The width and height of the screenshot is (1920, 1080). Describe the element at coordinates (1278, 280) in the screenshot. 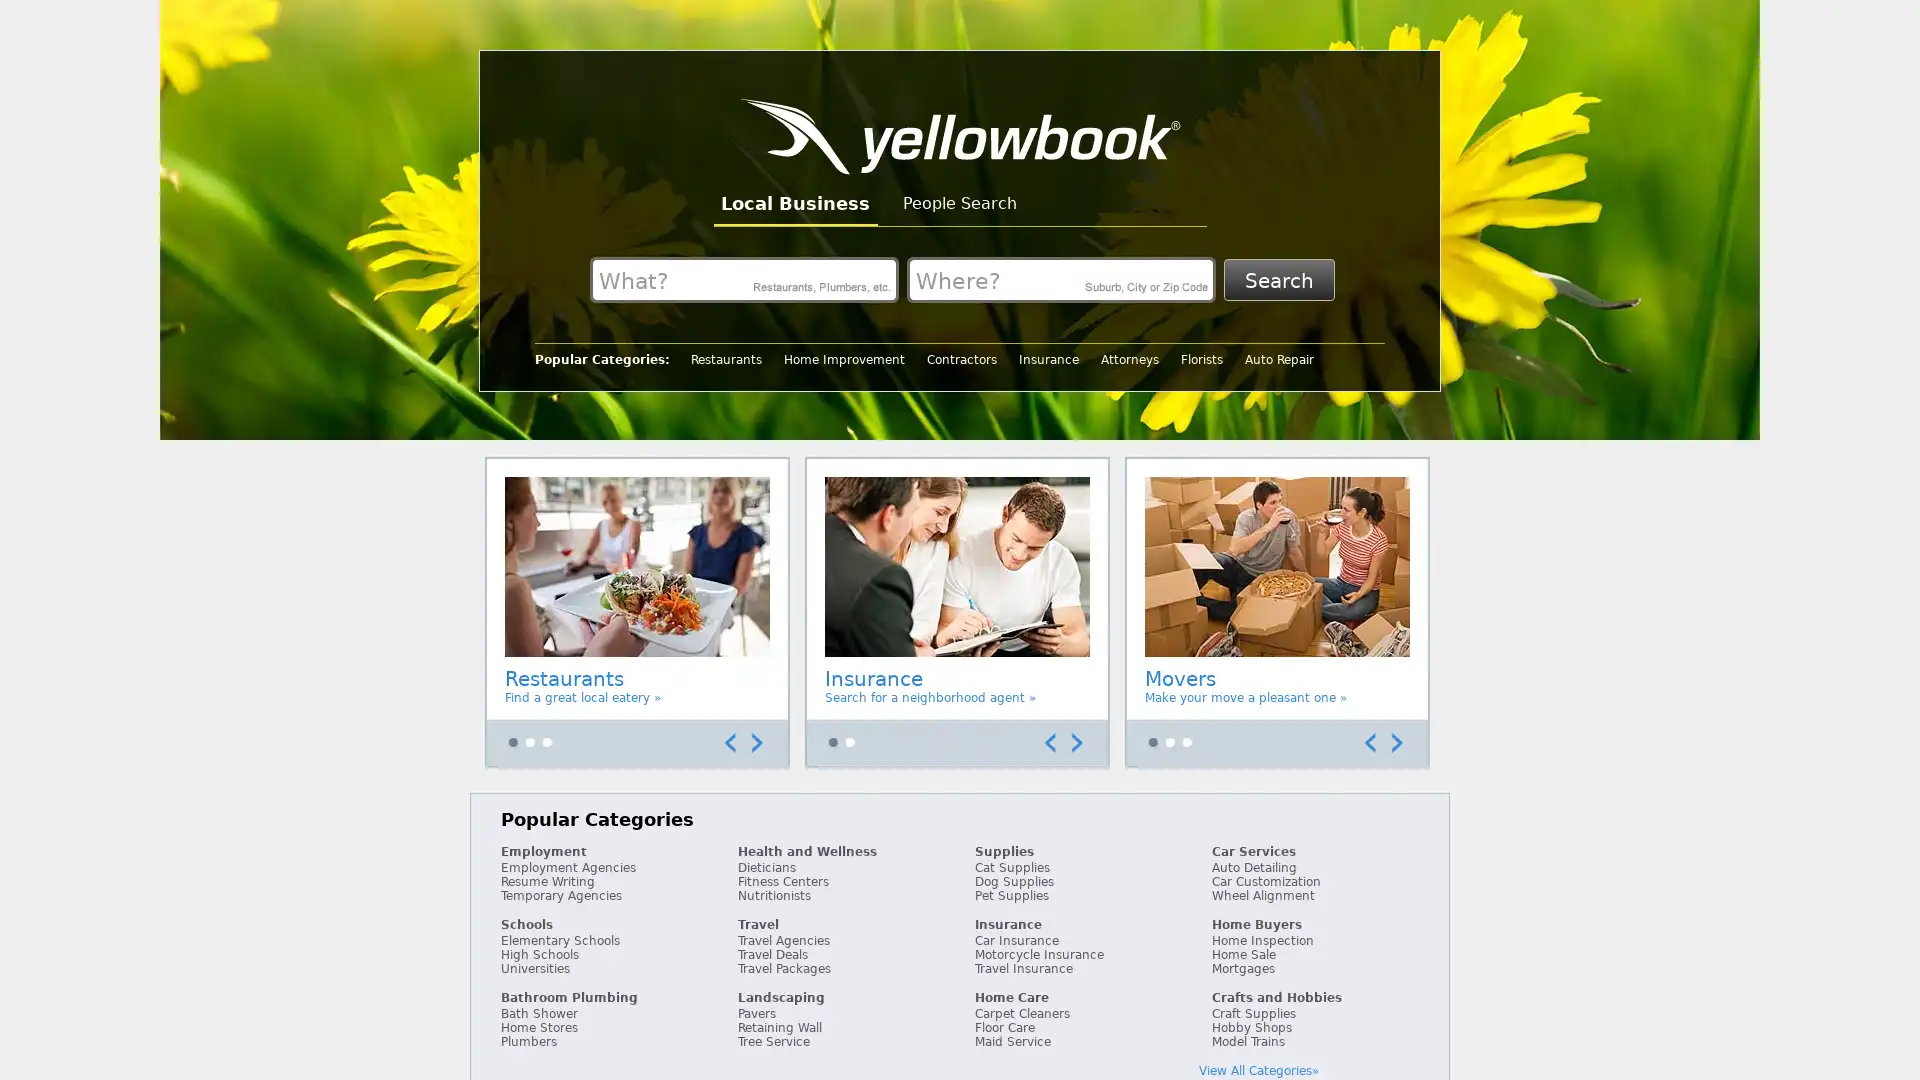

I see `Search` at that location.